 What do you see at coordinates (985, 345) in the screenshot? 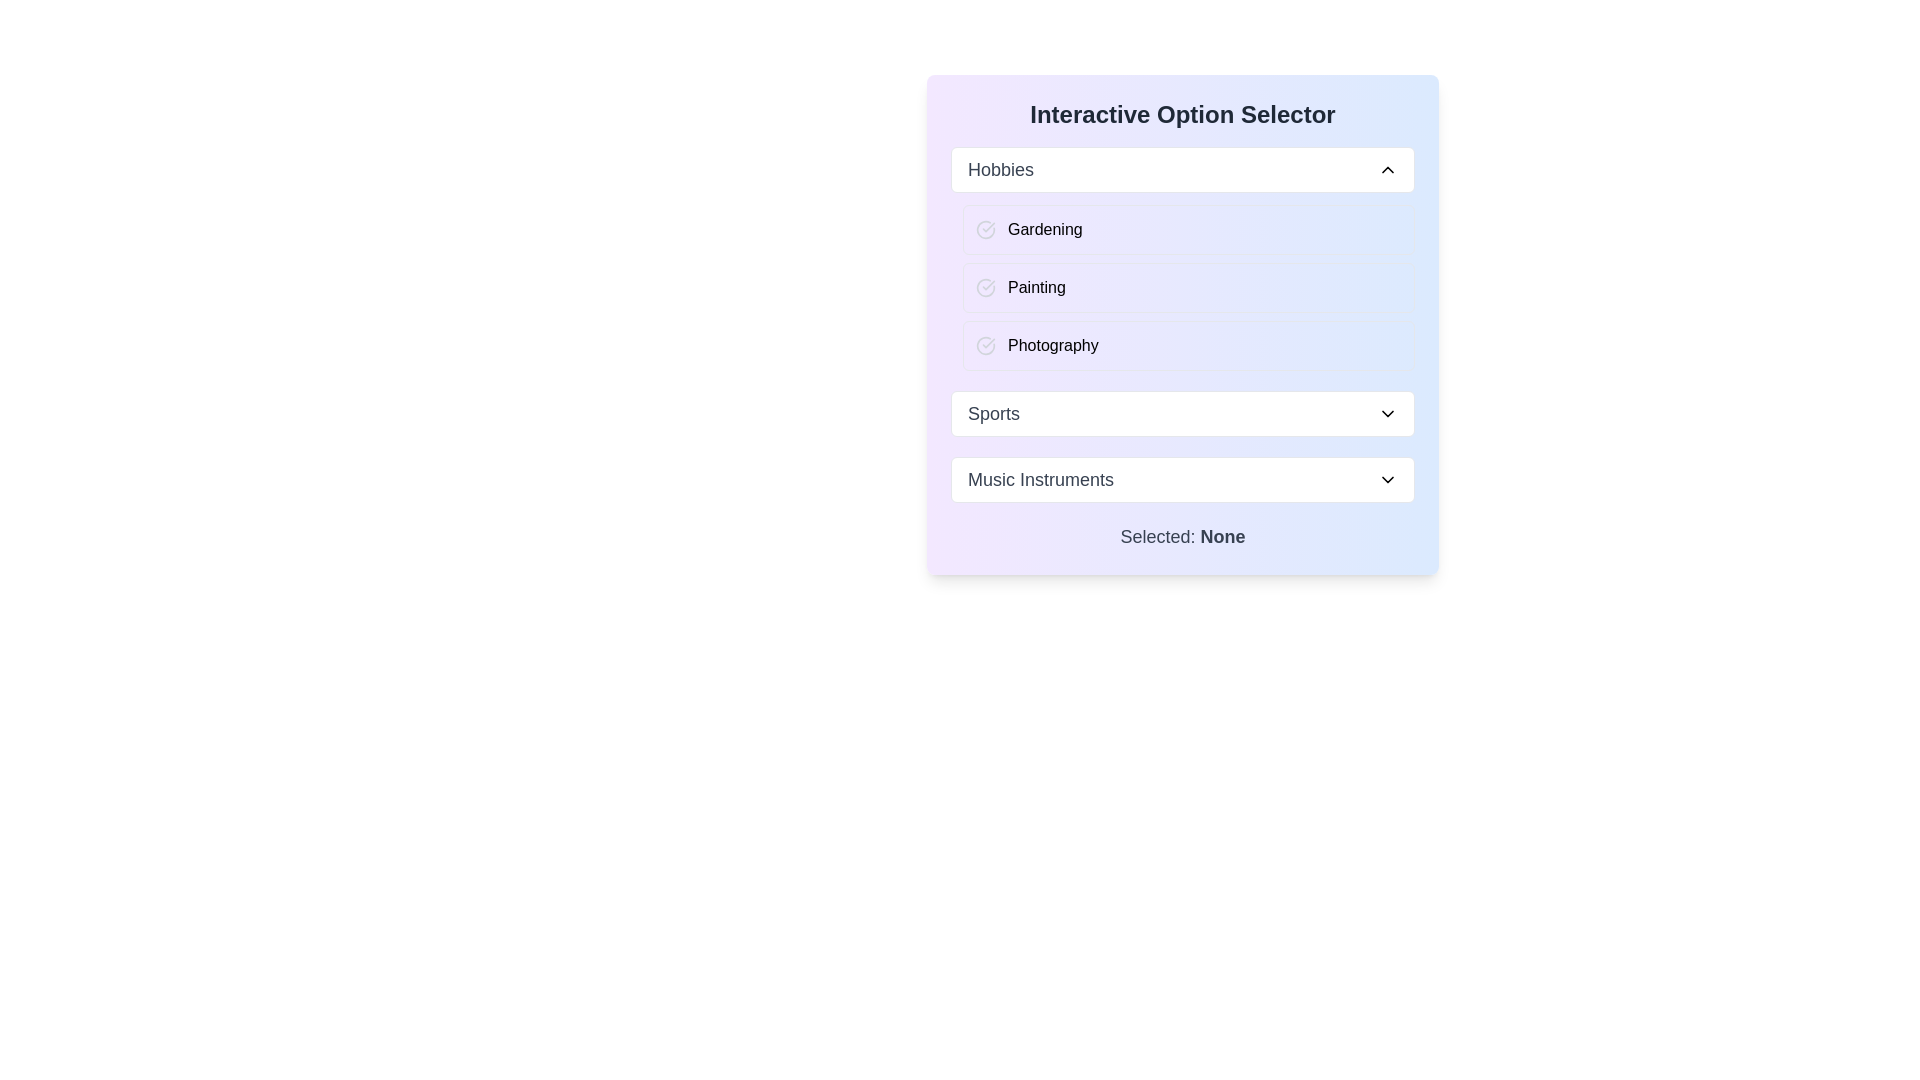
I see `the circular icon with a check mark` at bounding box center [985, 345].